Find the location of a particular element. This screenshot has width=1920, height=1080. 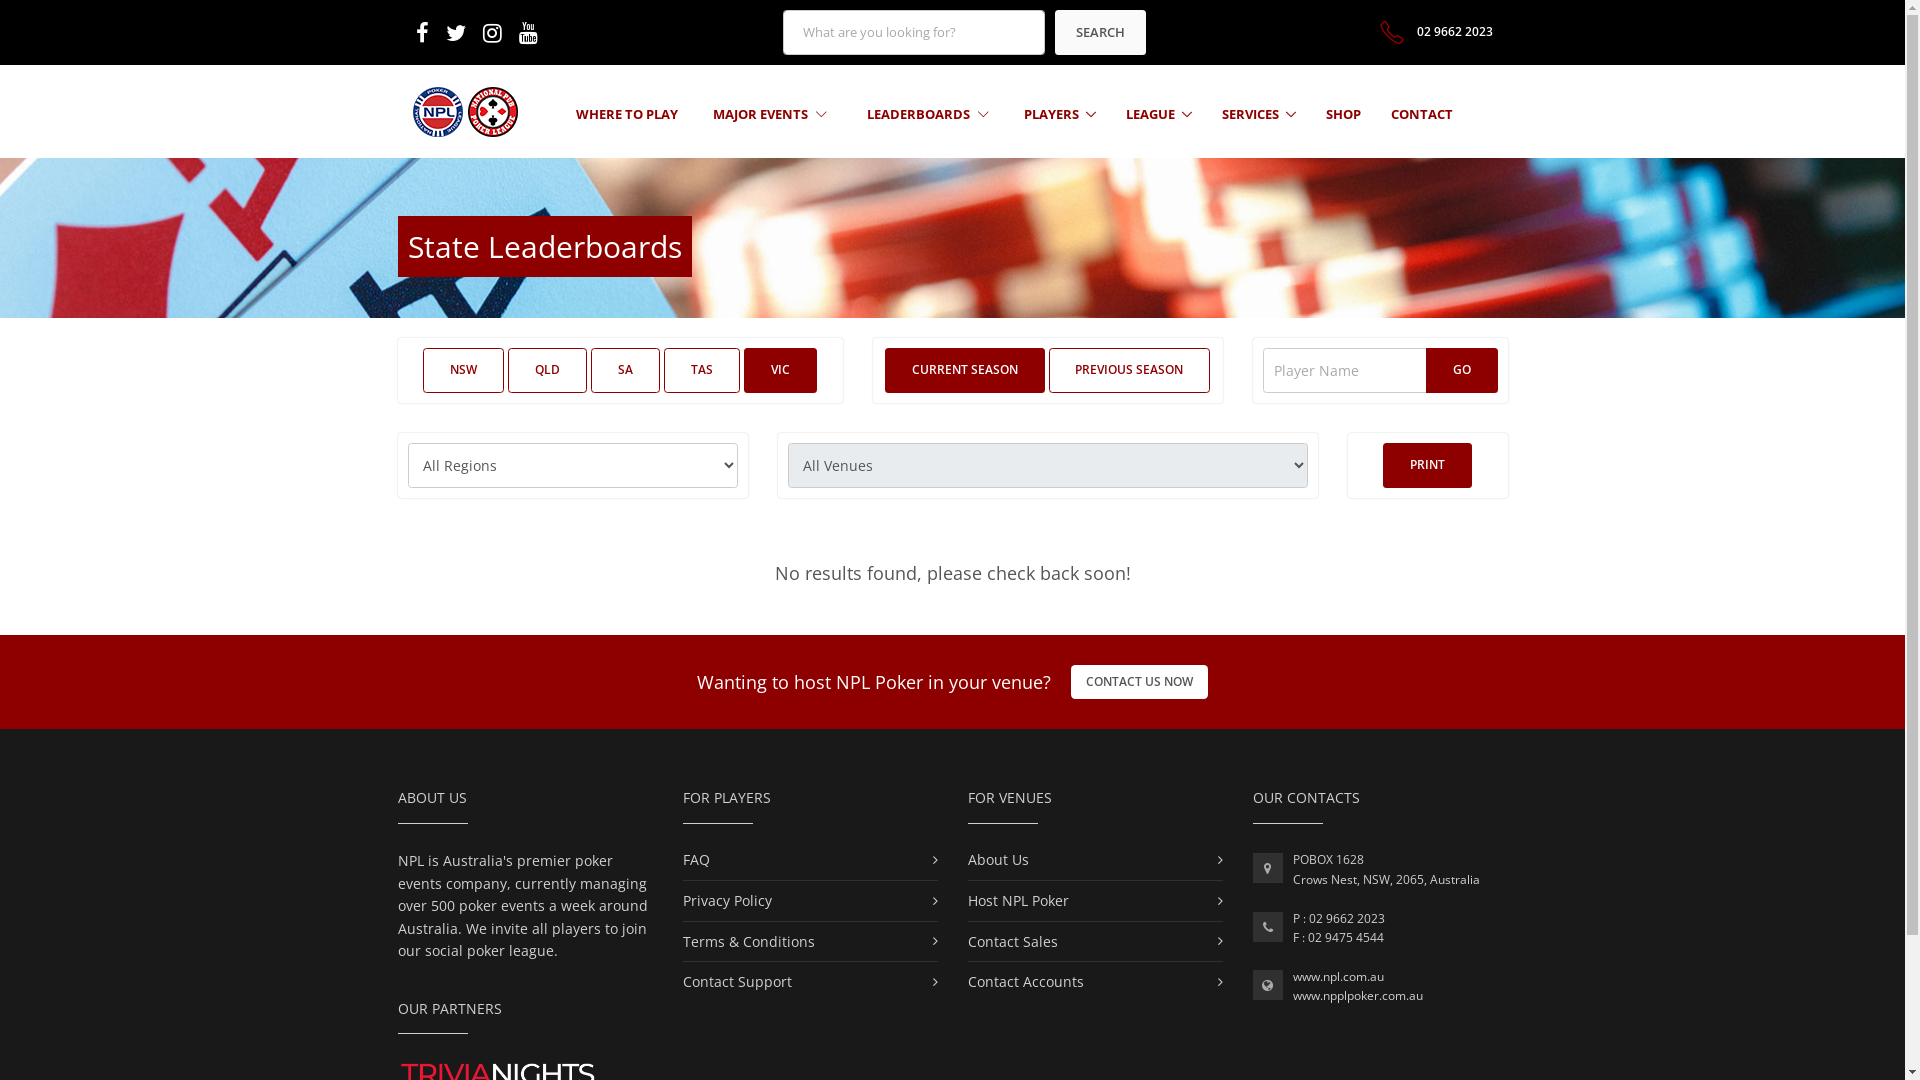

'FAQ' is located at coordinates (695, 858).